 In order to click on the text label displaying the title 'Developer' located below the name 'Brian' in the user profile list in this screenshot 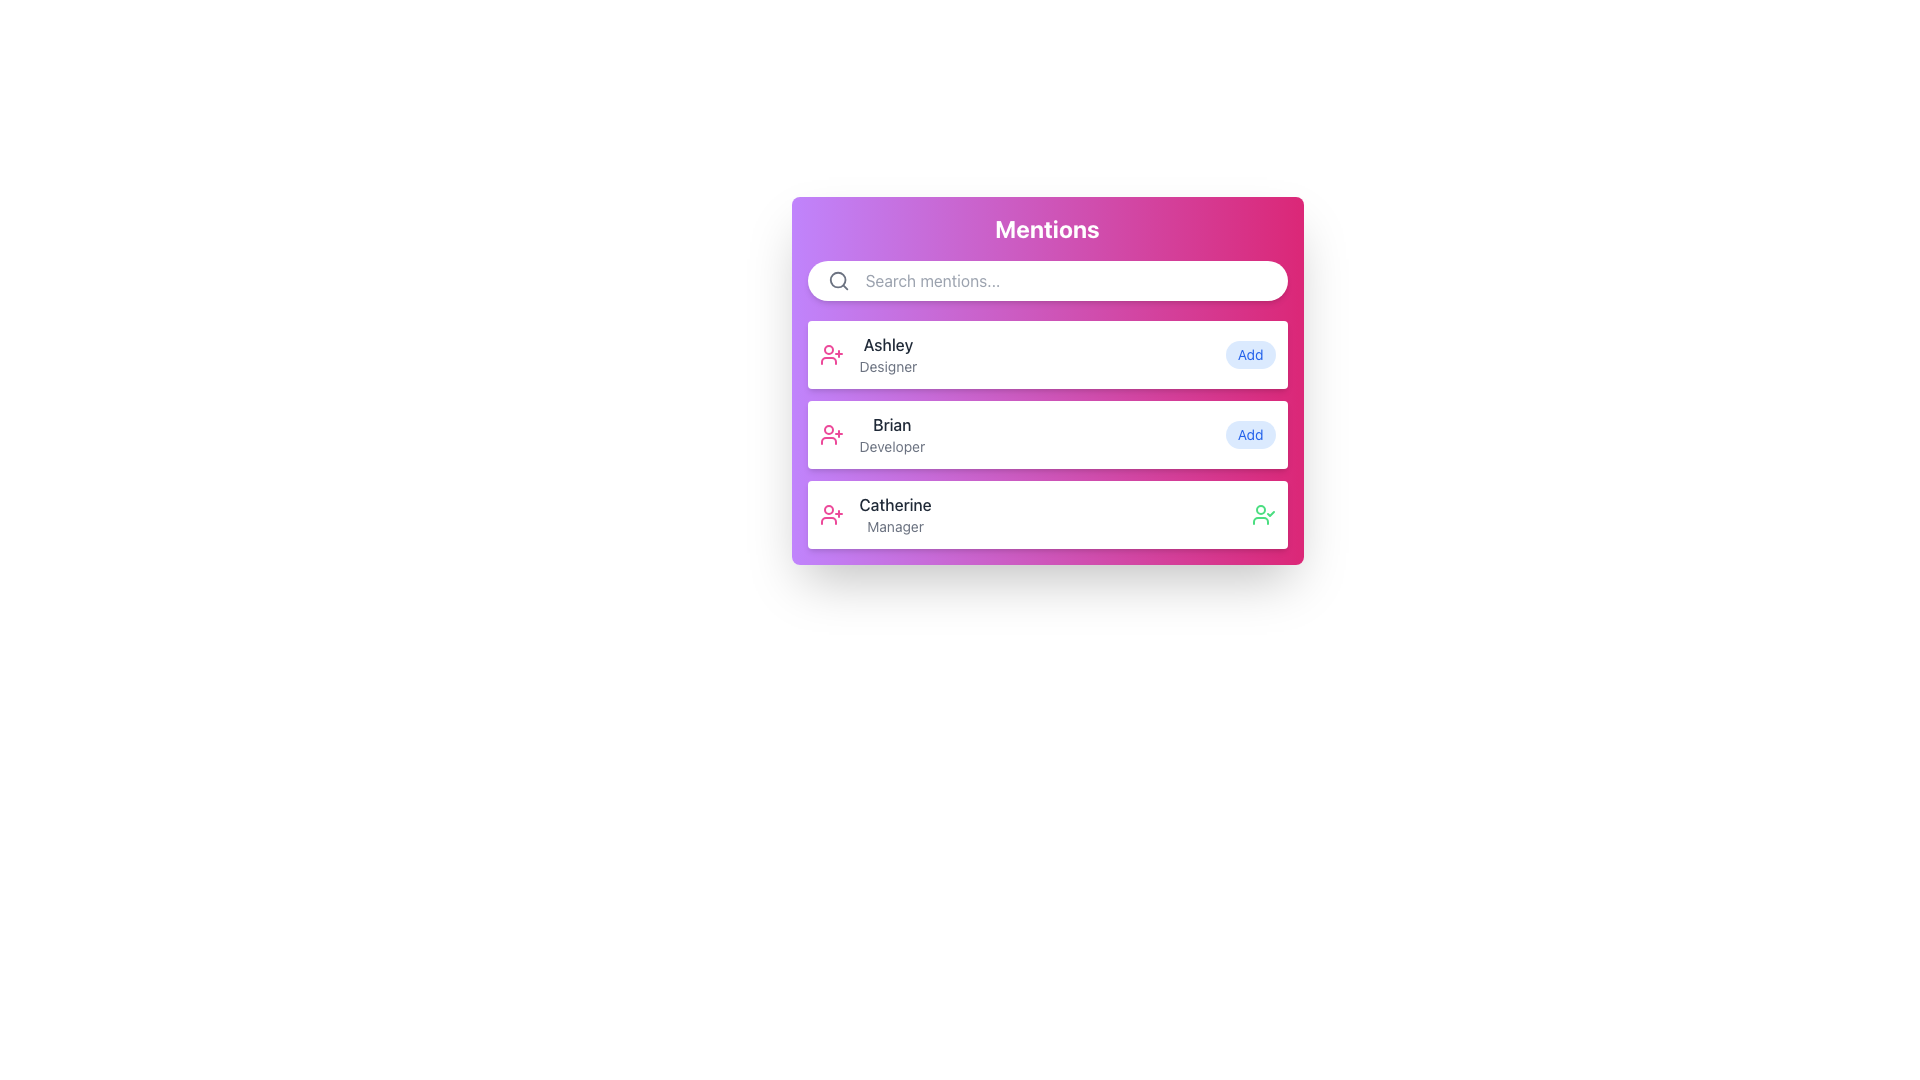, I will do `click(891, 446)`.